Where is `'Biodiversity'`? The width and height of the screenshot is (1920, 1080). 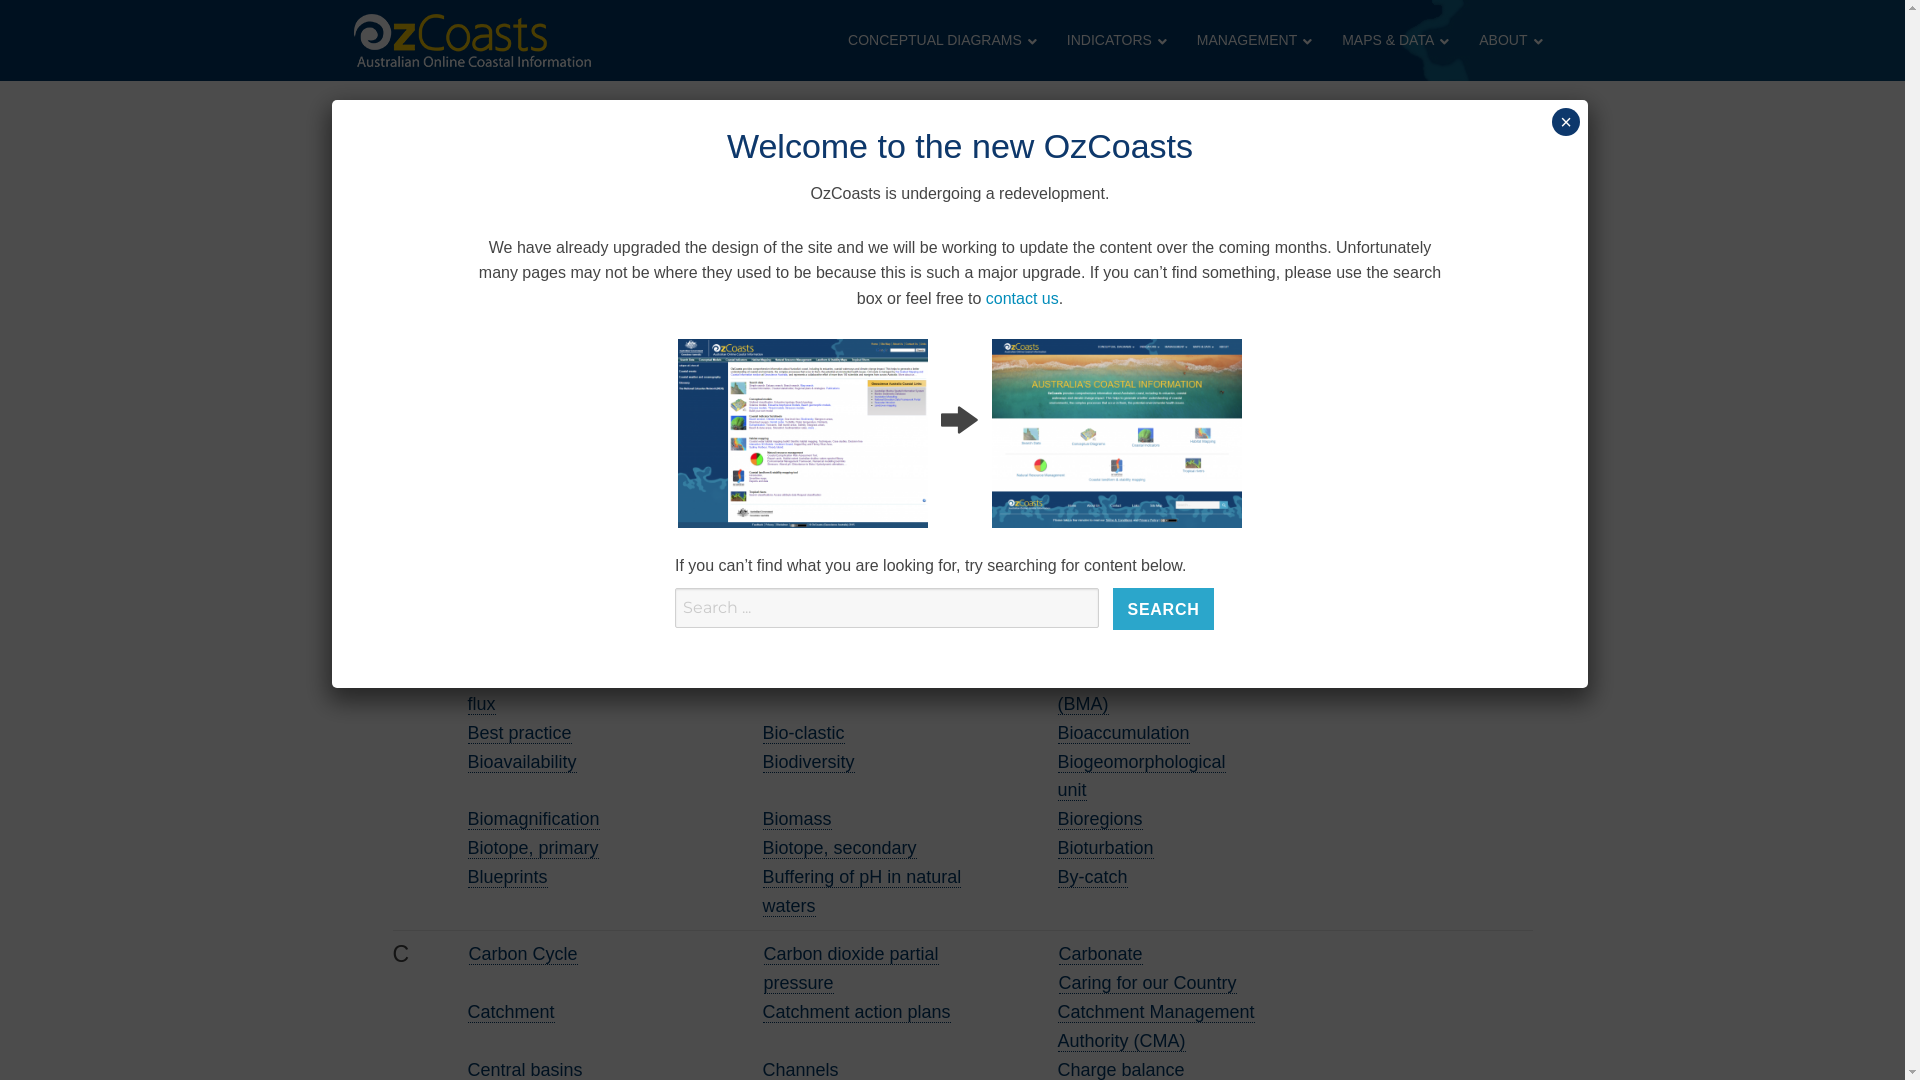
'Biodiversity' is located at coordinates (807, 762).